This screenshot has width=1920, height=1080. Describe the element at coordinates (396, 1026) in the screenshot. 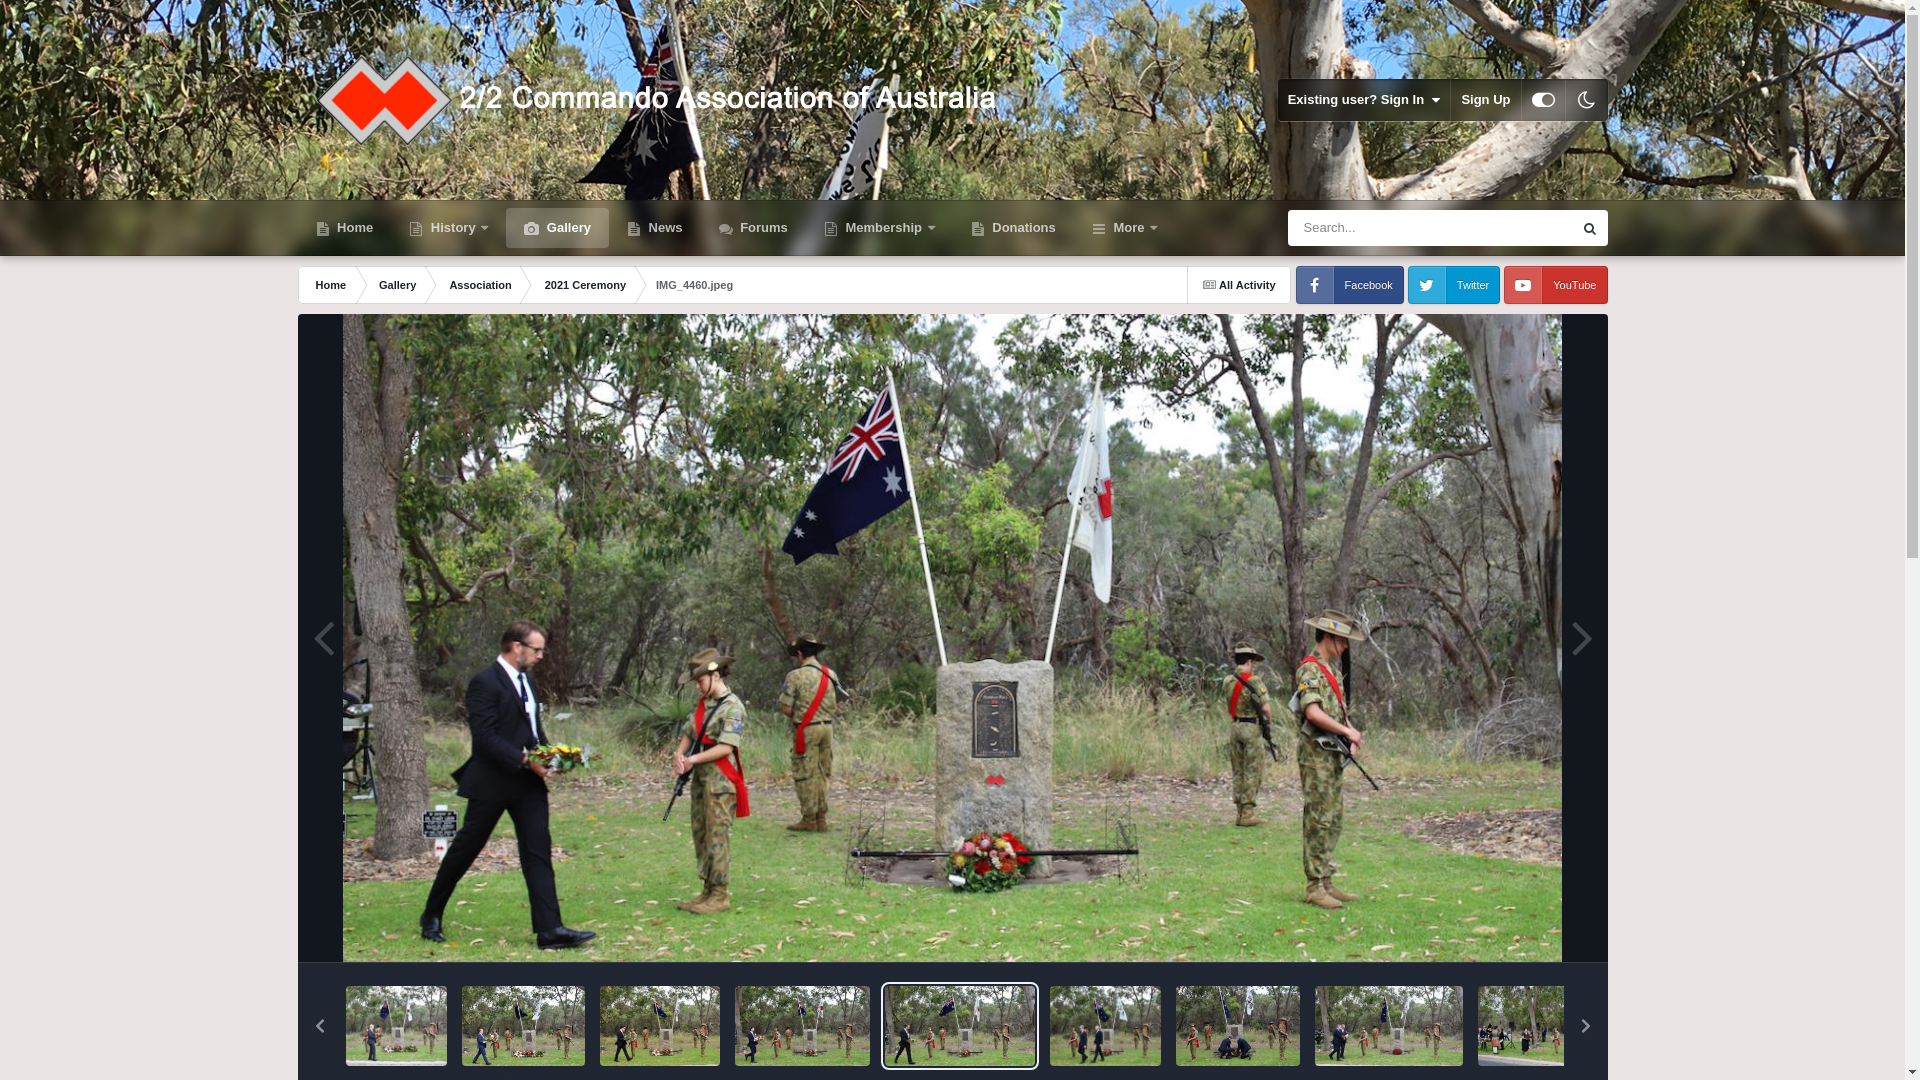

I see `'View the image IMG_4493.jpeg'` at that location.